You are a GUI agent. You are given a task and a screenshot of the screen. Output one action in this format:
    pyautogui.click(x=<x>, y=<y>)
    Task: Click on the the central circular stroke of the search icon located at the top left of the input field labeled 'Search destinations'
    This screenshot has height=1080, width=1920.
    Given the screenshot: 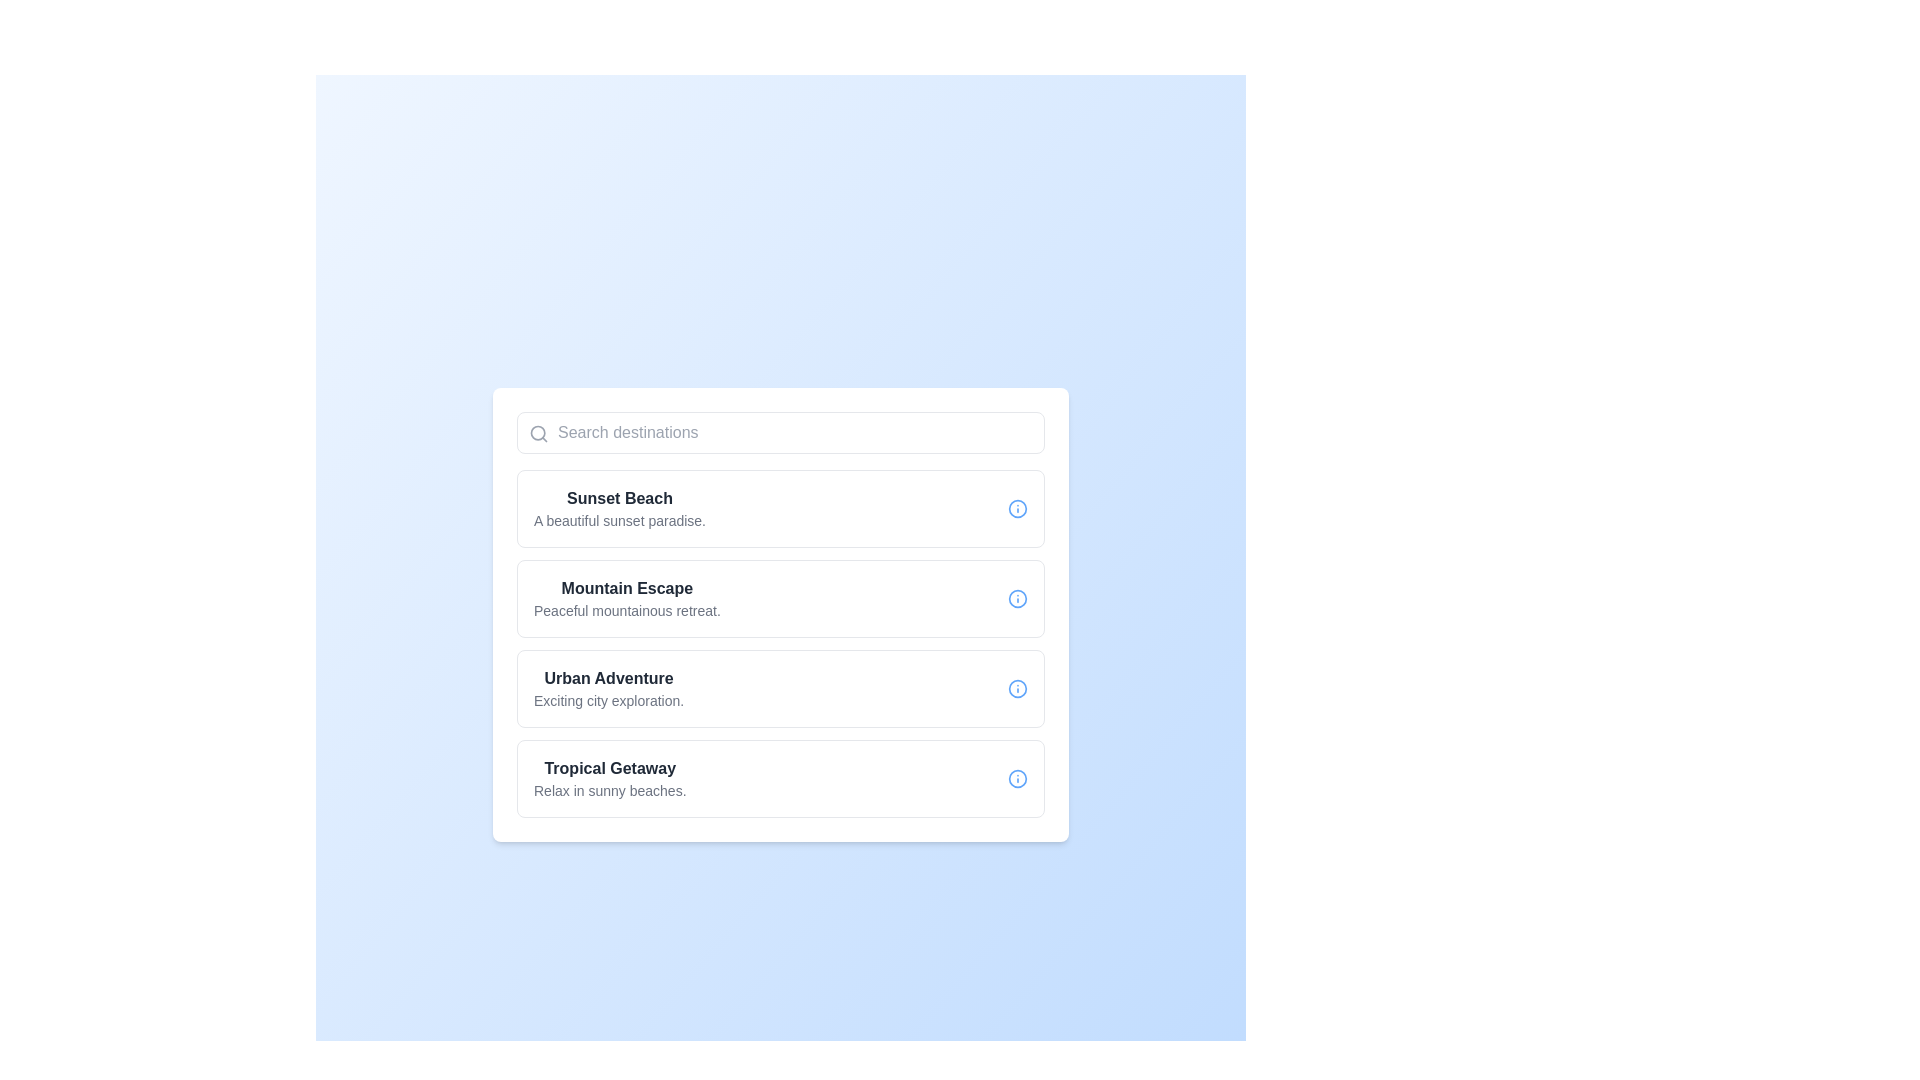 What is the action you would take?
    pyautogui.click(x=538, y=432)
    